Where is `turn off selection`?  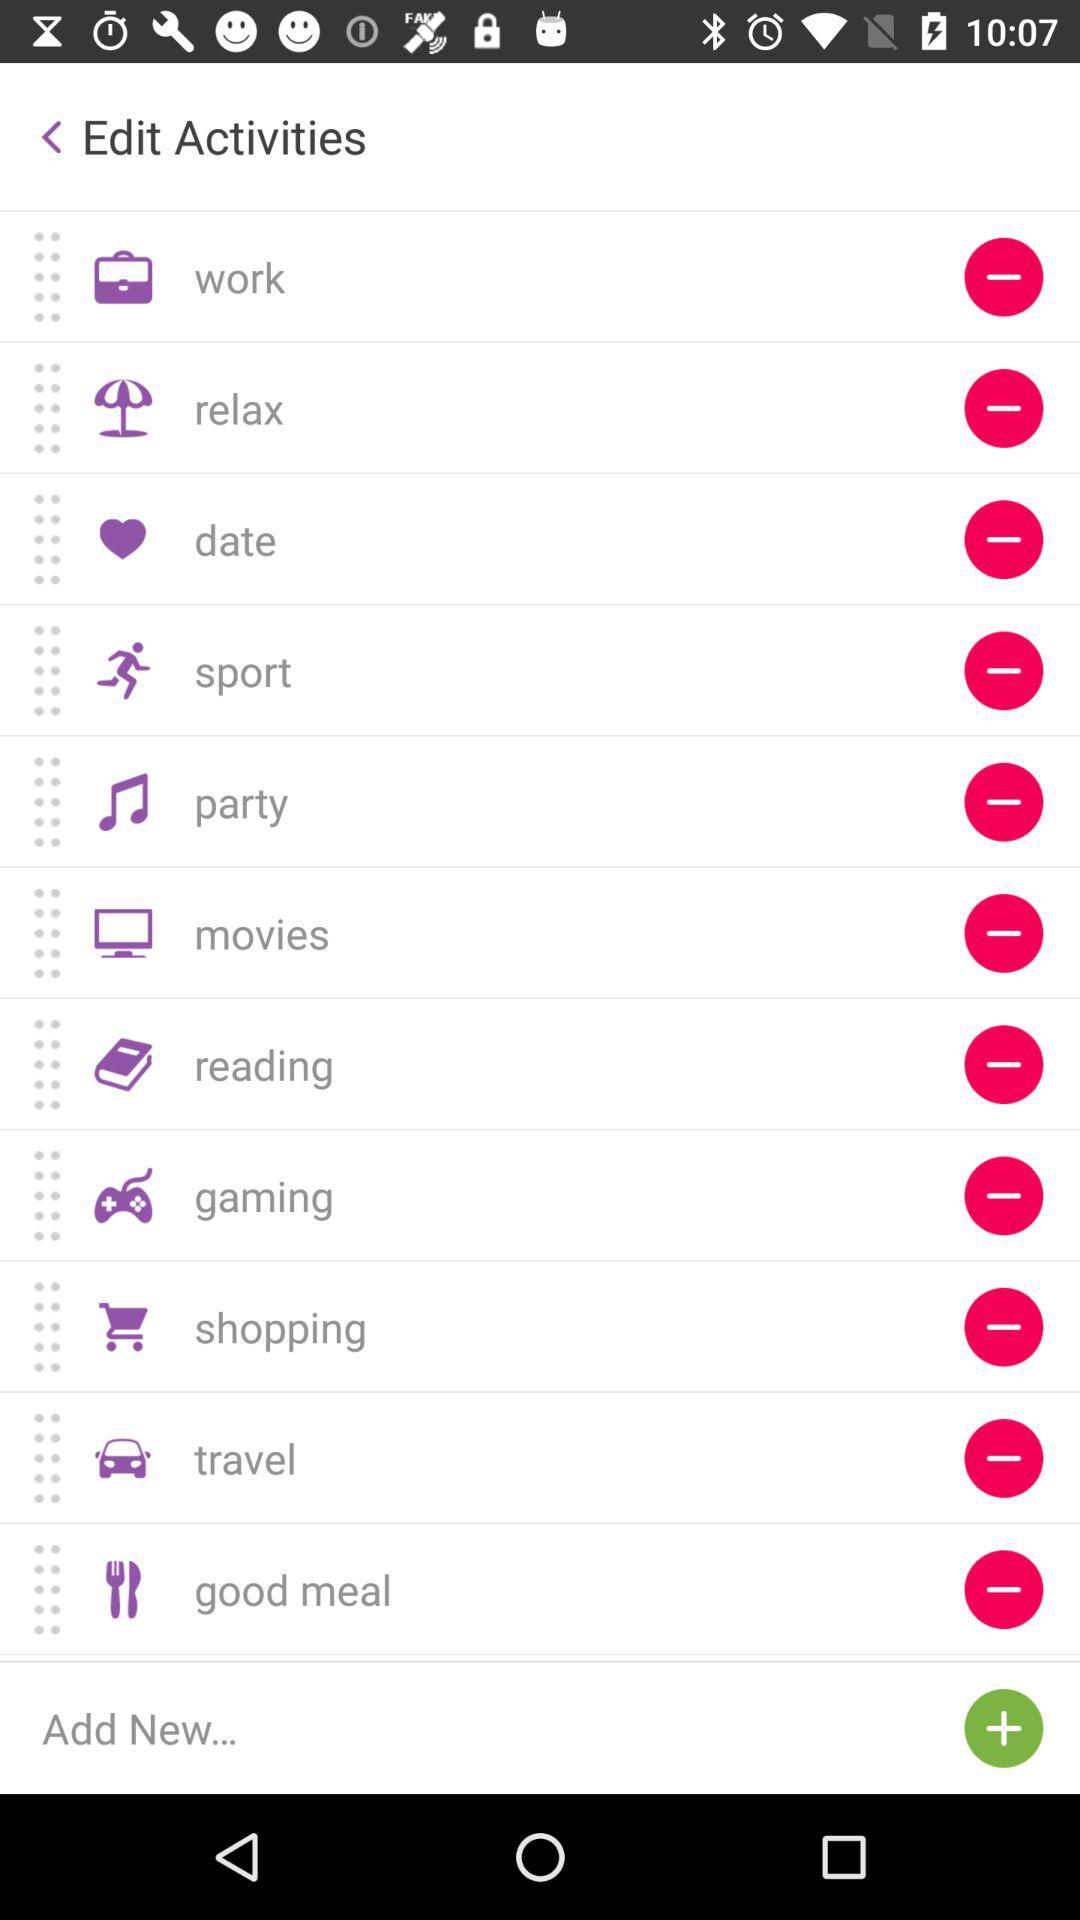
turn off selection is located at coordinates (1003, 802).